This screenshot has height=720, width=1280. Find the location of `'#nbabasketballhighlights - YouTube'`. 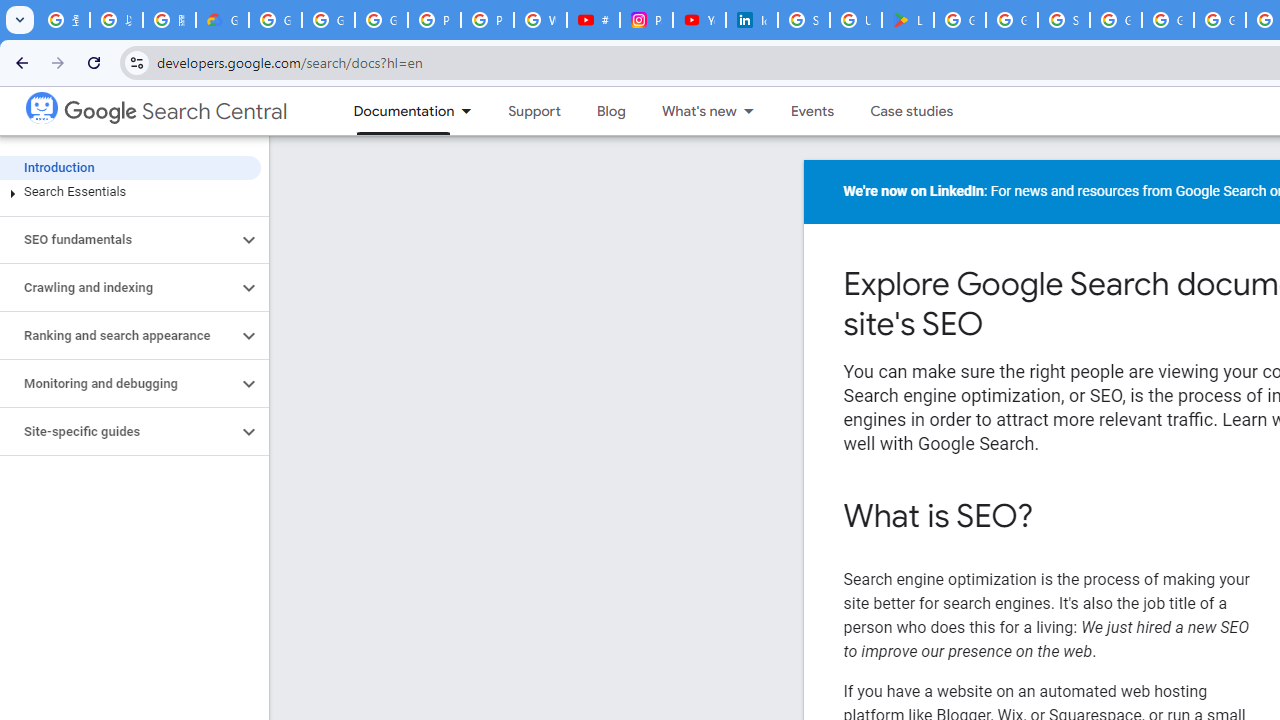

'#nbabasketballhighlights - YouTube' is located at coordinates (592, 20).